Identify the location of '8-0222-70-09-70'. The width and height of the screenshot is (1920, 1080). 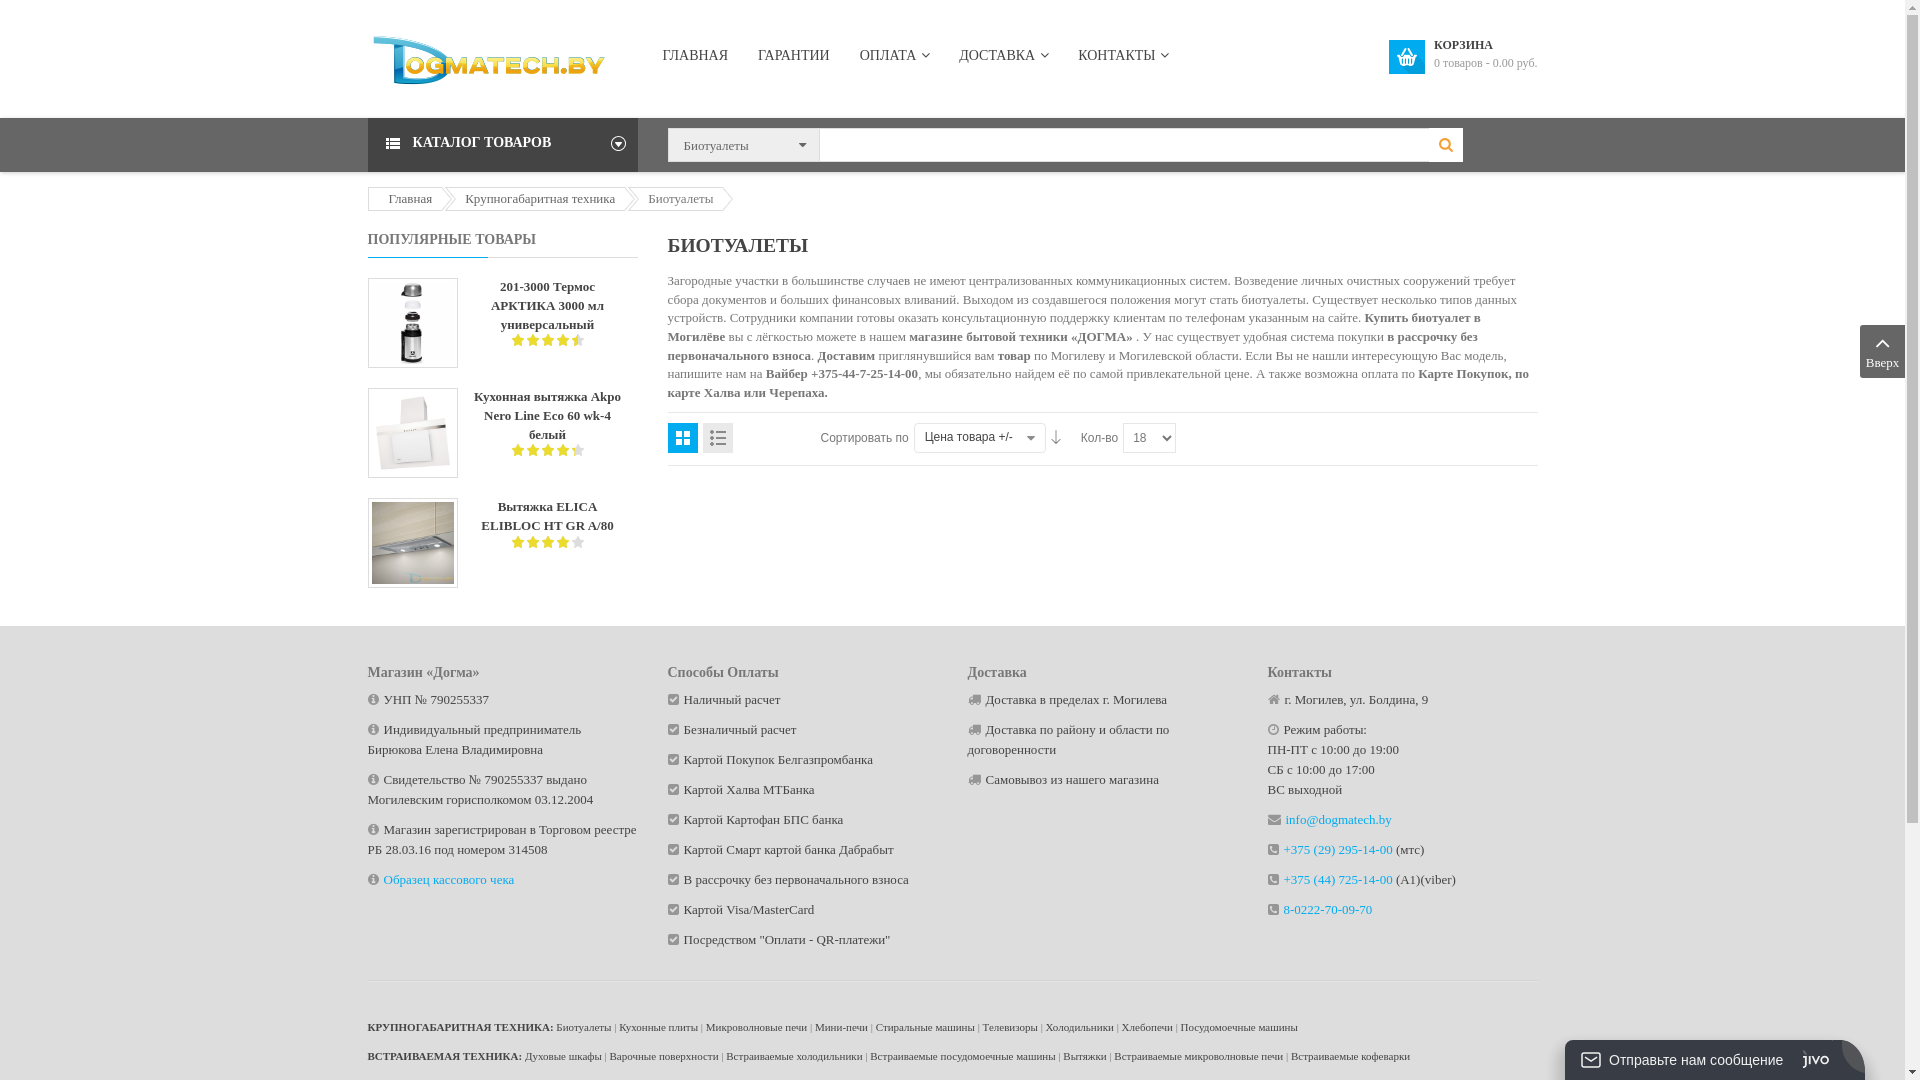
(1328, 909).